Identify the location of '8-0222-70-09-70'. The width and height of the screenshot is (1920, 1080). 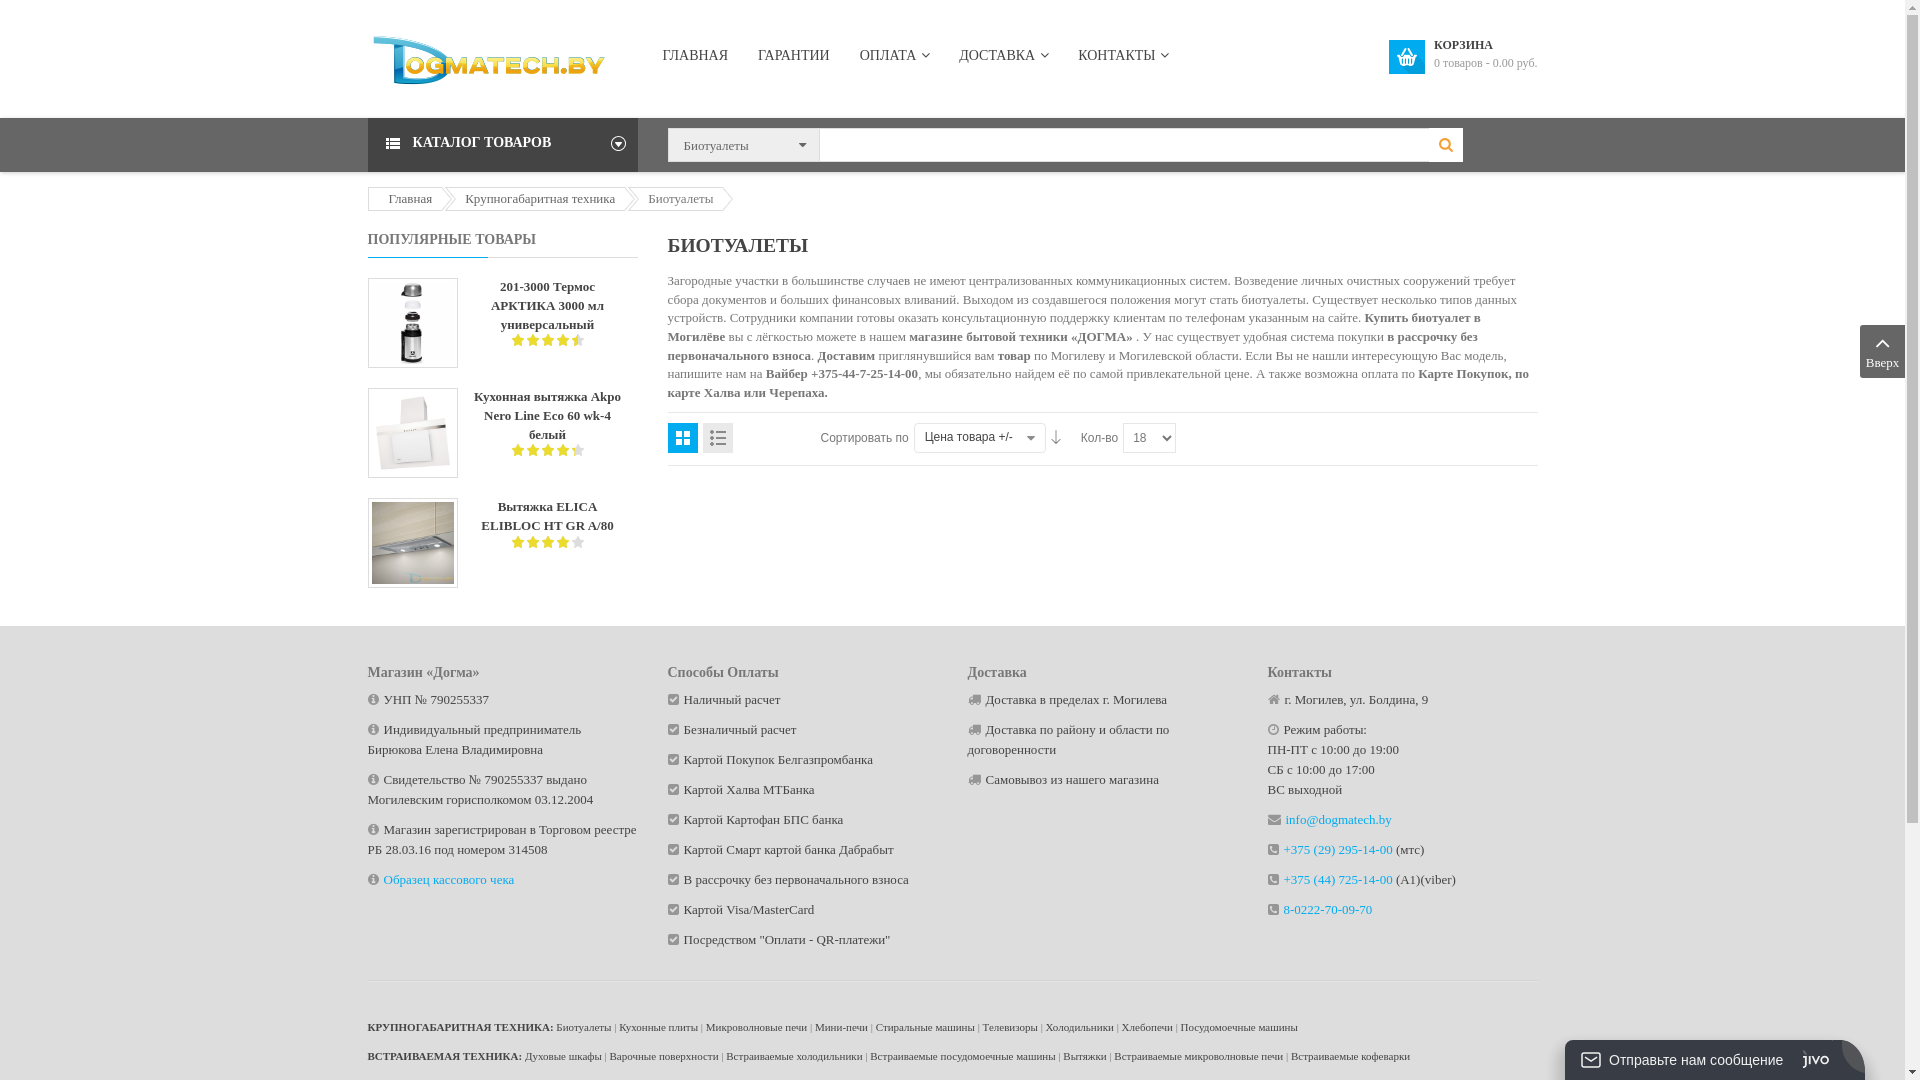
(1328, 909).